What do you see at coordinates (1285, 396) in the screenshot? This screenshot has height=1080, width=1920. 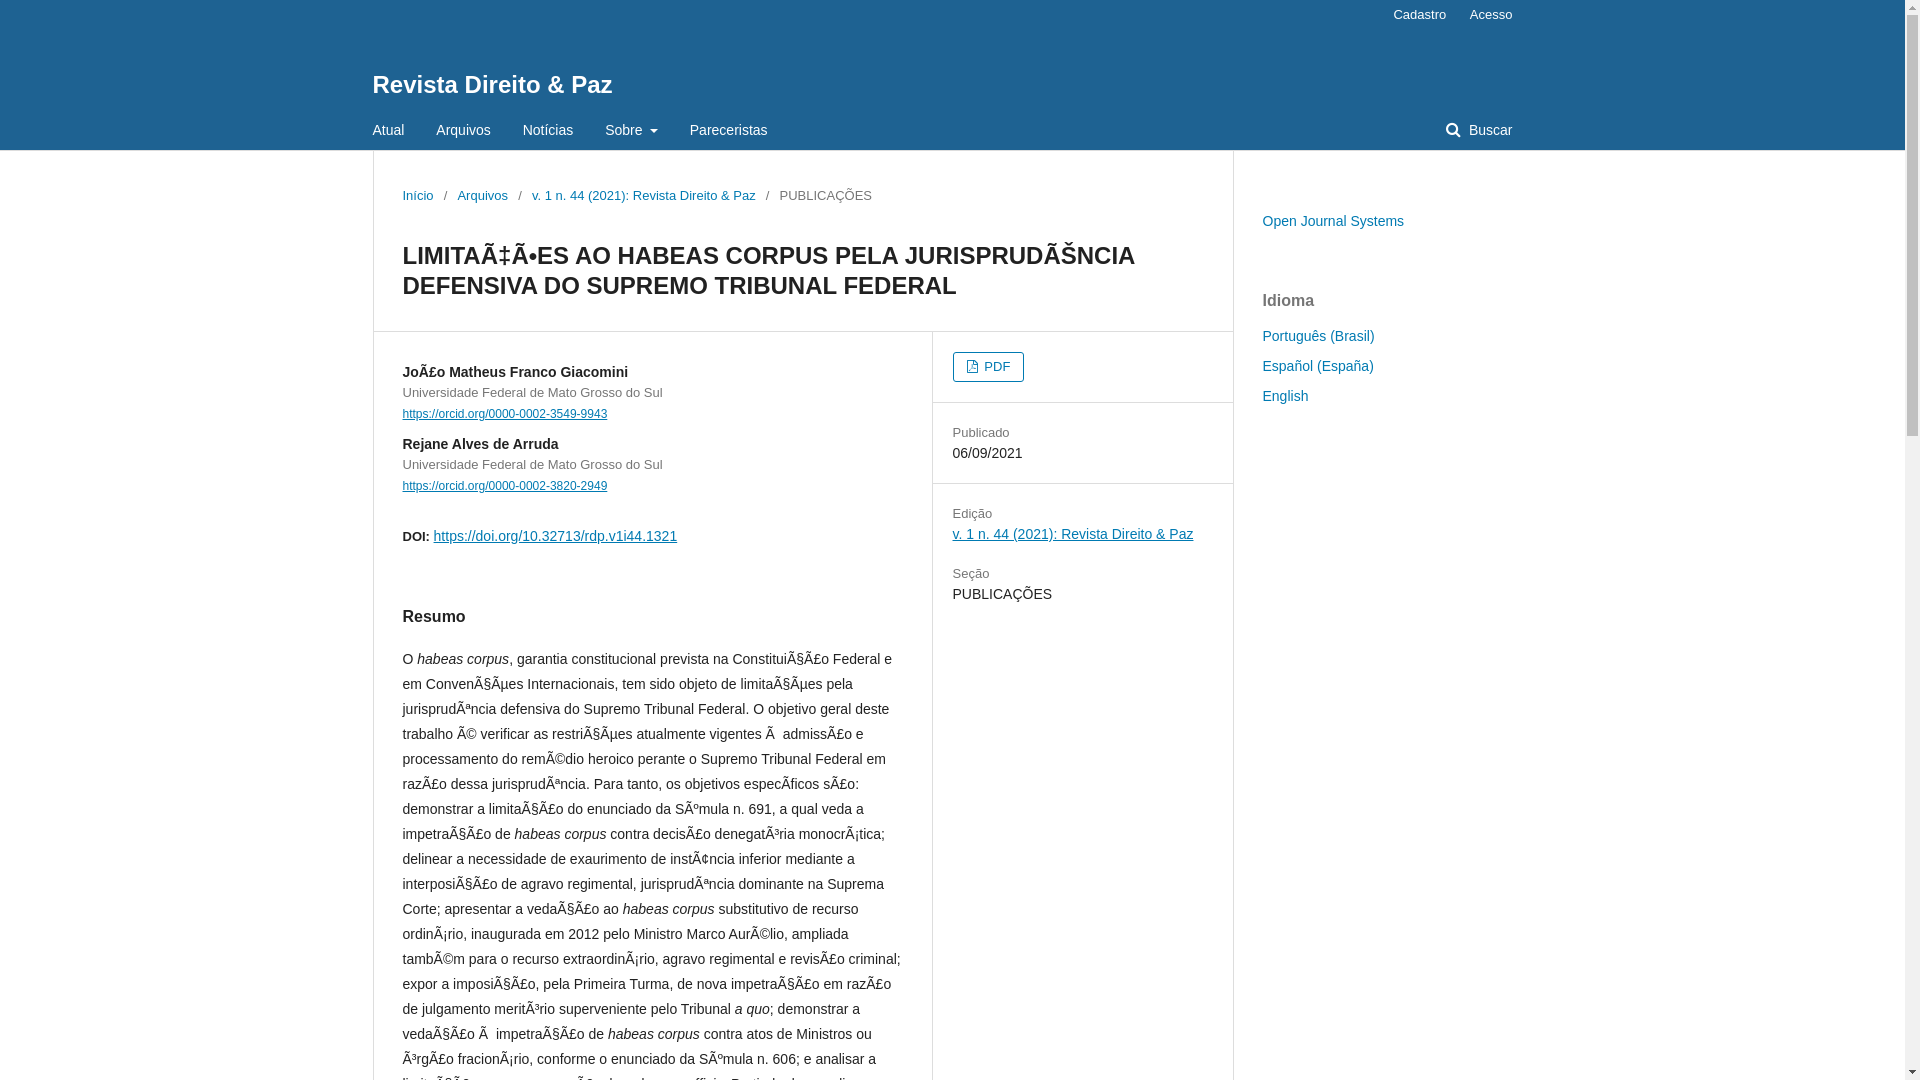 I see `'English'` at bounding box center [1285, 396].